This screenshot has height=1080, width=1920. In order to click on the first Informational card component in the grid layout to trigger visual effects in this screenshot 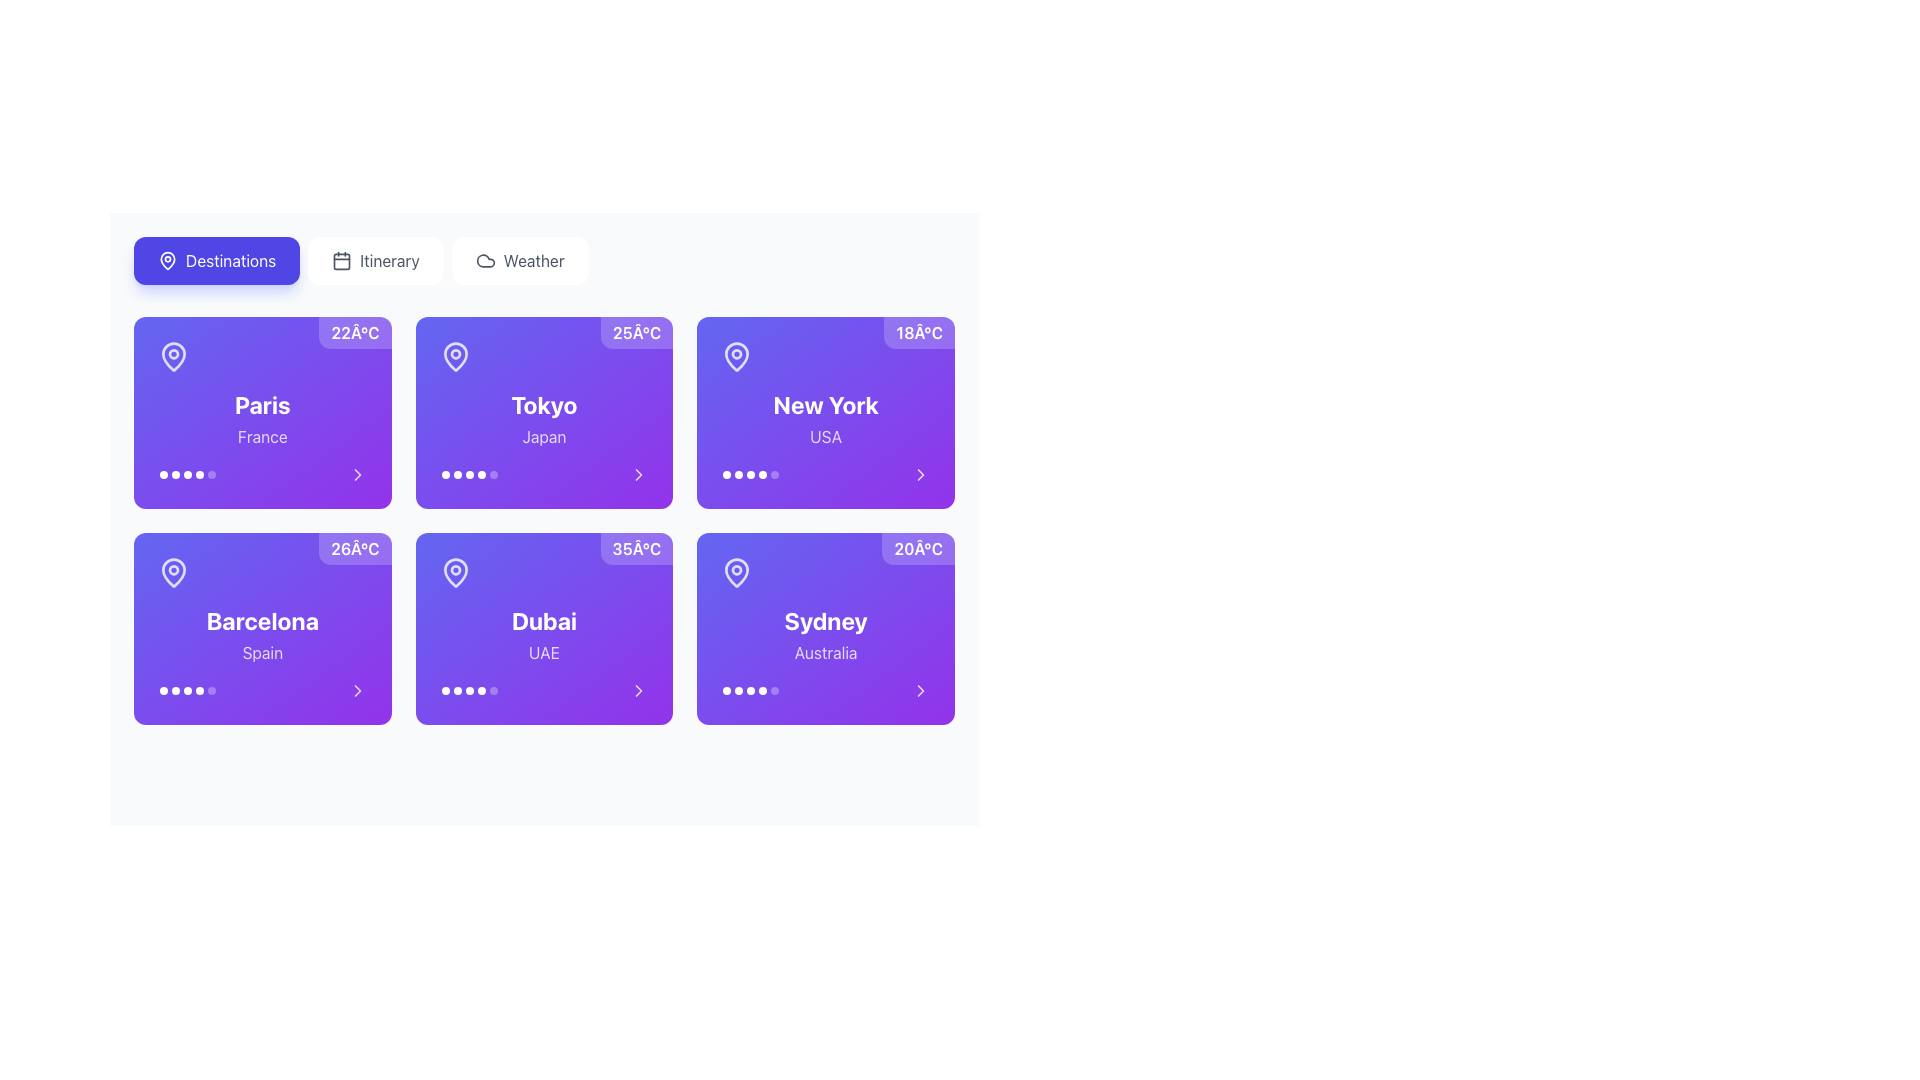, I will do `click(261, 411)`.